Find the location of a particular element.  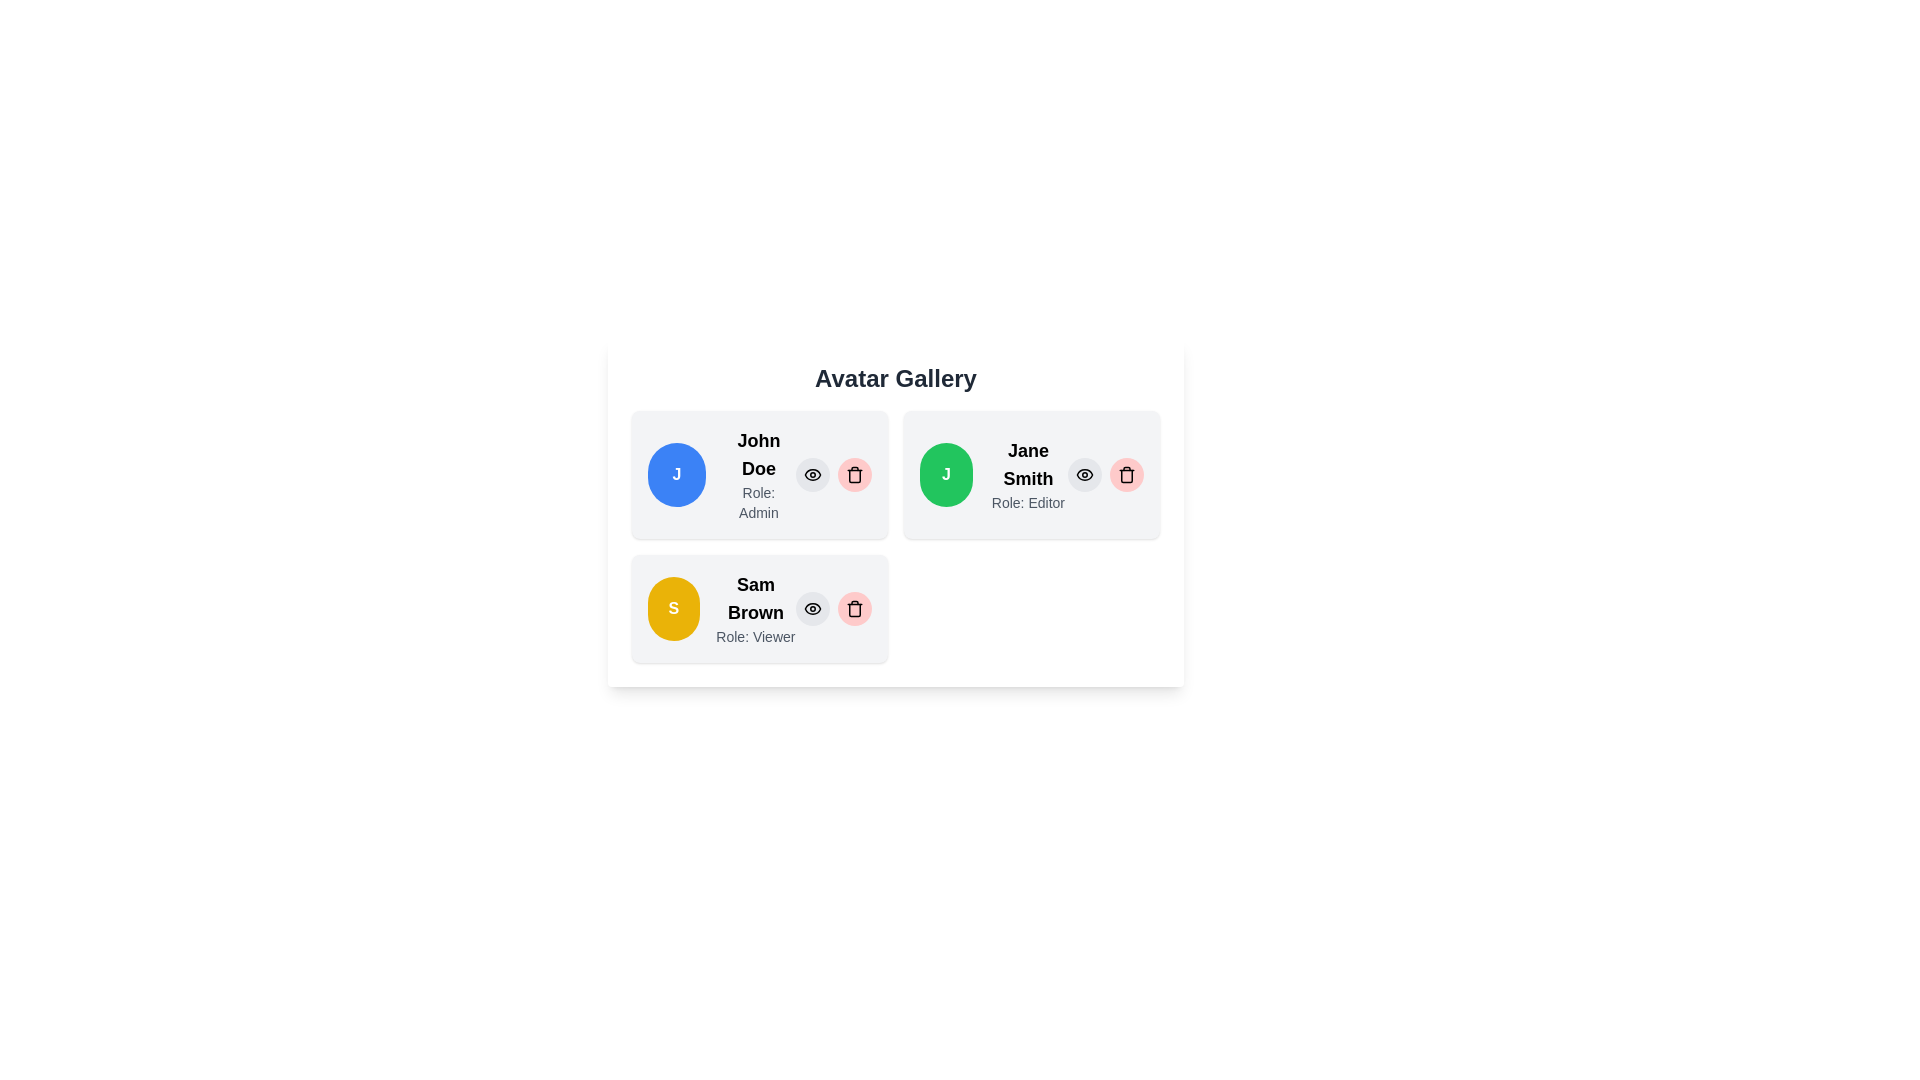

the eye-shaped icon with a circular center located inside the circular button to the right of 'Sam Brown' under the 'Role: Viewer' text in the third card of the layout is located at coordinates (812, 608).